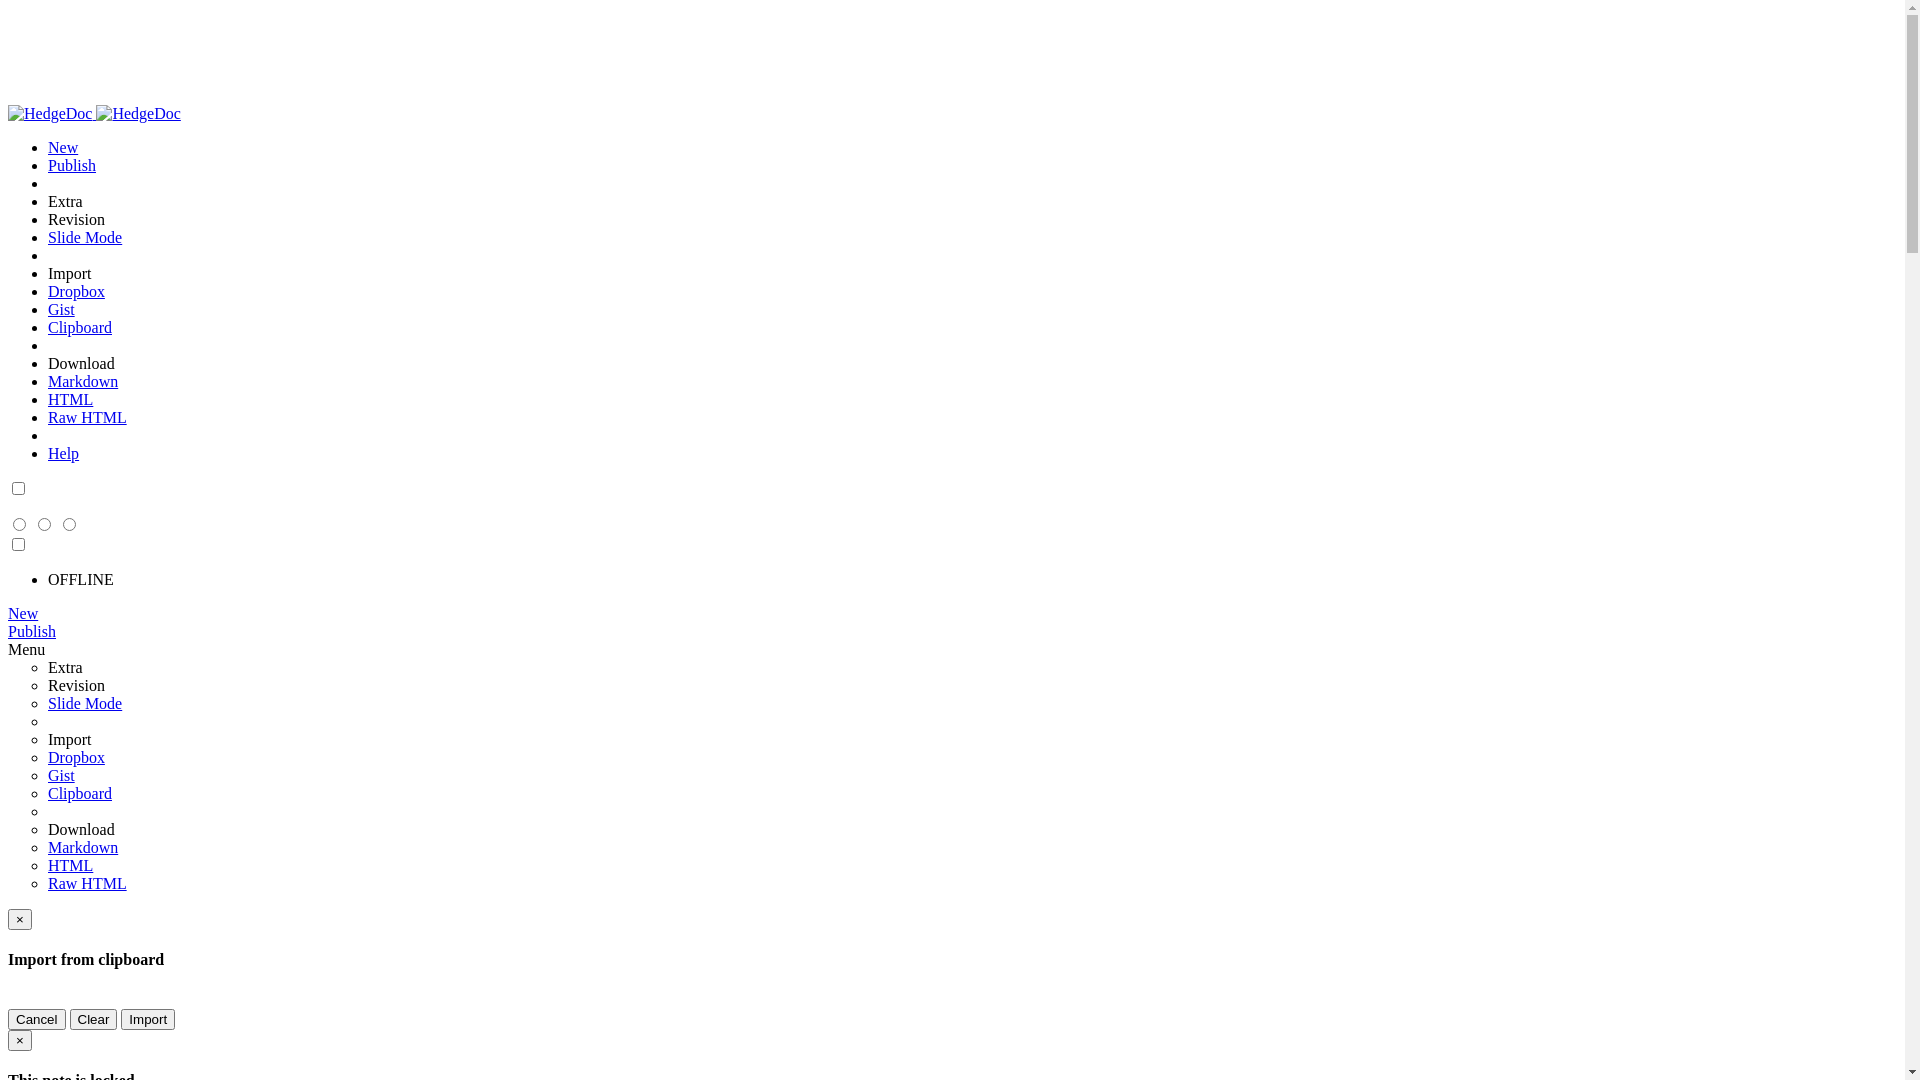 The image size is (1920, 1080). What do you see at coordinates (70, 399) in the screenshot?
I see `'HTML'` at bounding box center [70, 399].